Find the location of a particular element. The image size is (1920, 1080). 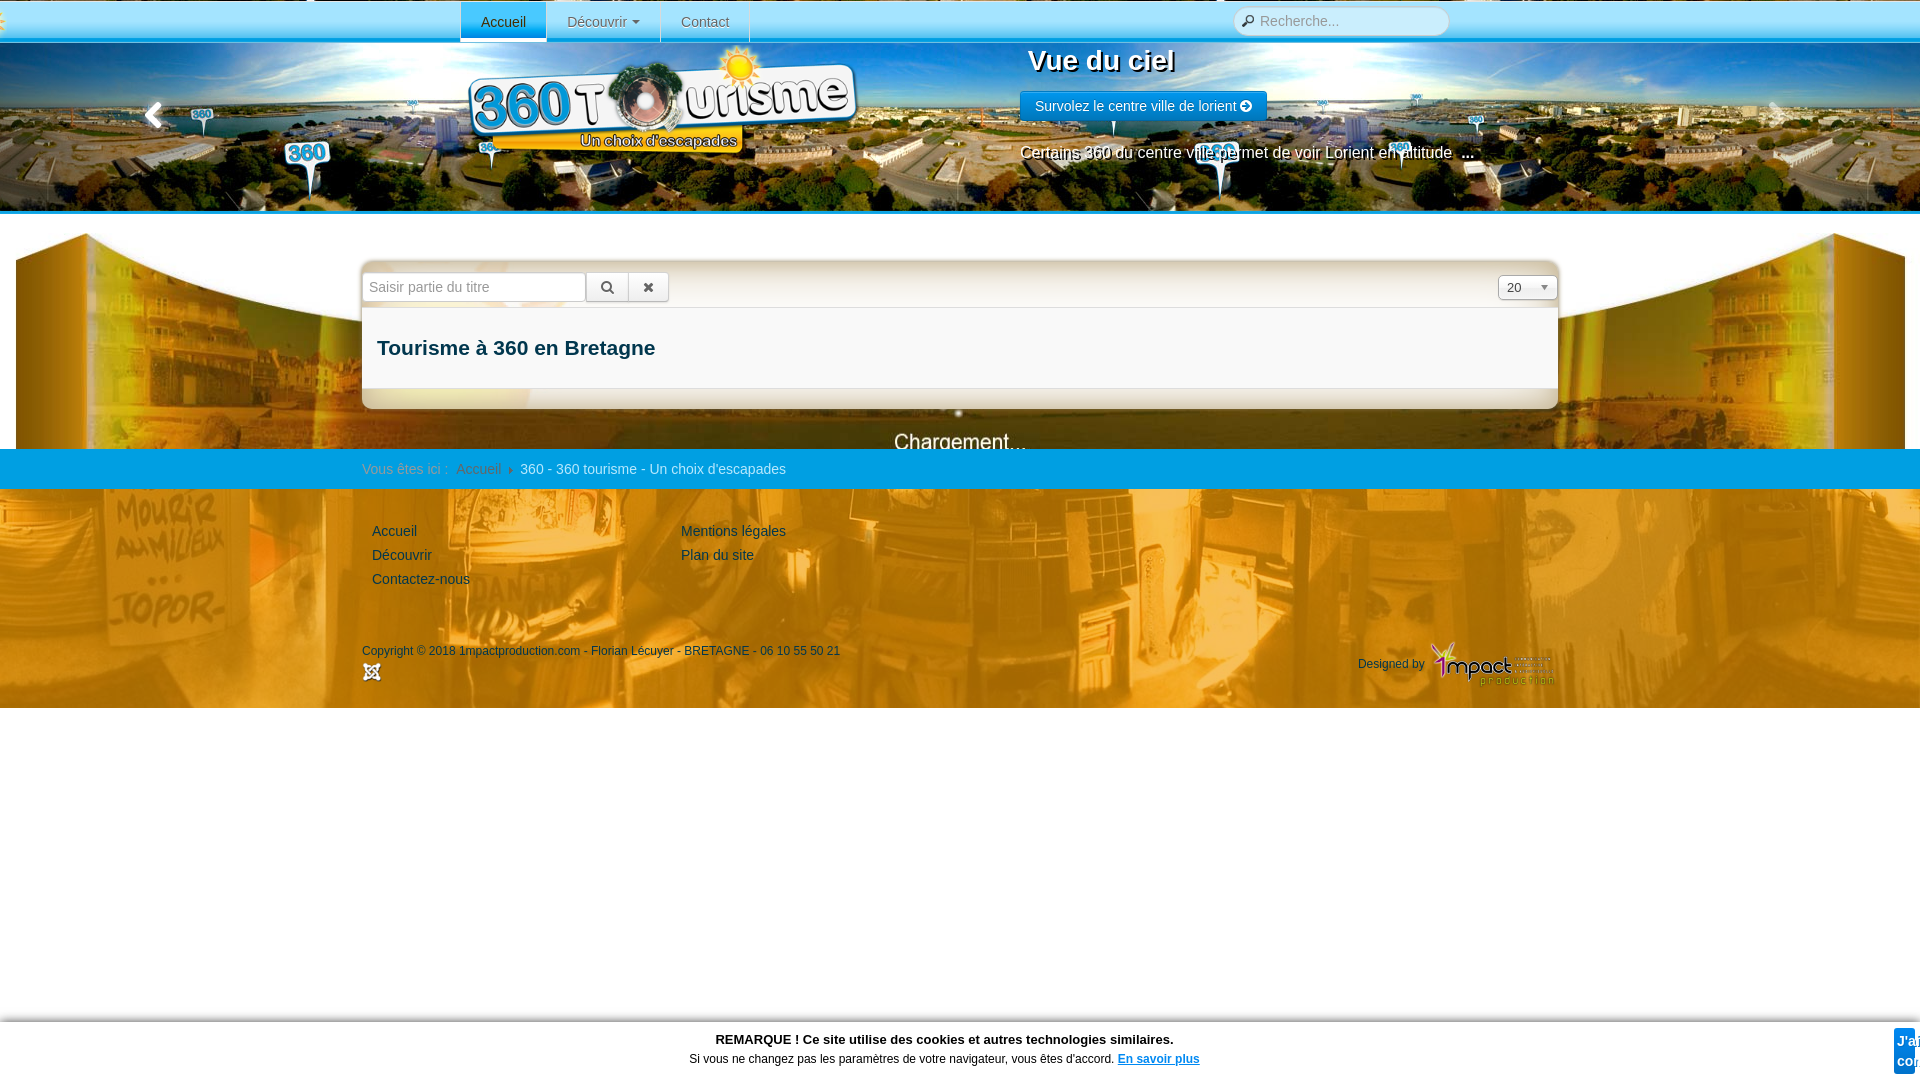

'Designed by' is located at coordinates (1458, 663).